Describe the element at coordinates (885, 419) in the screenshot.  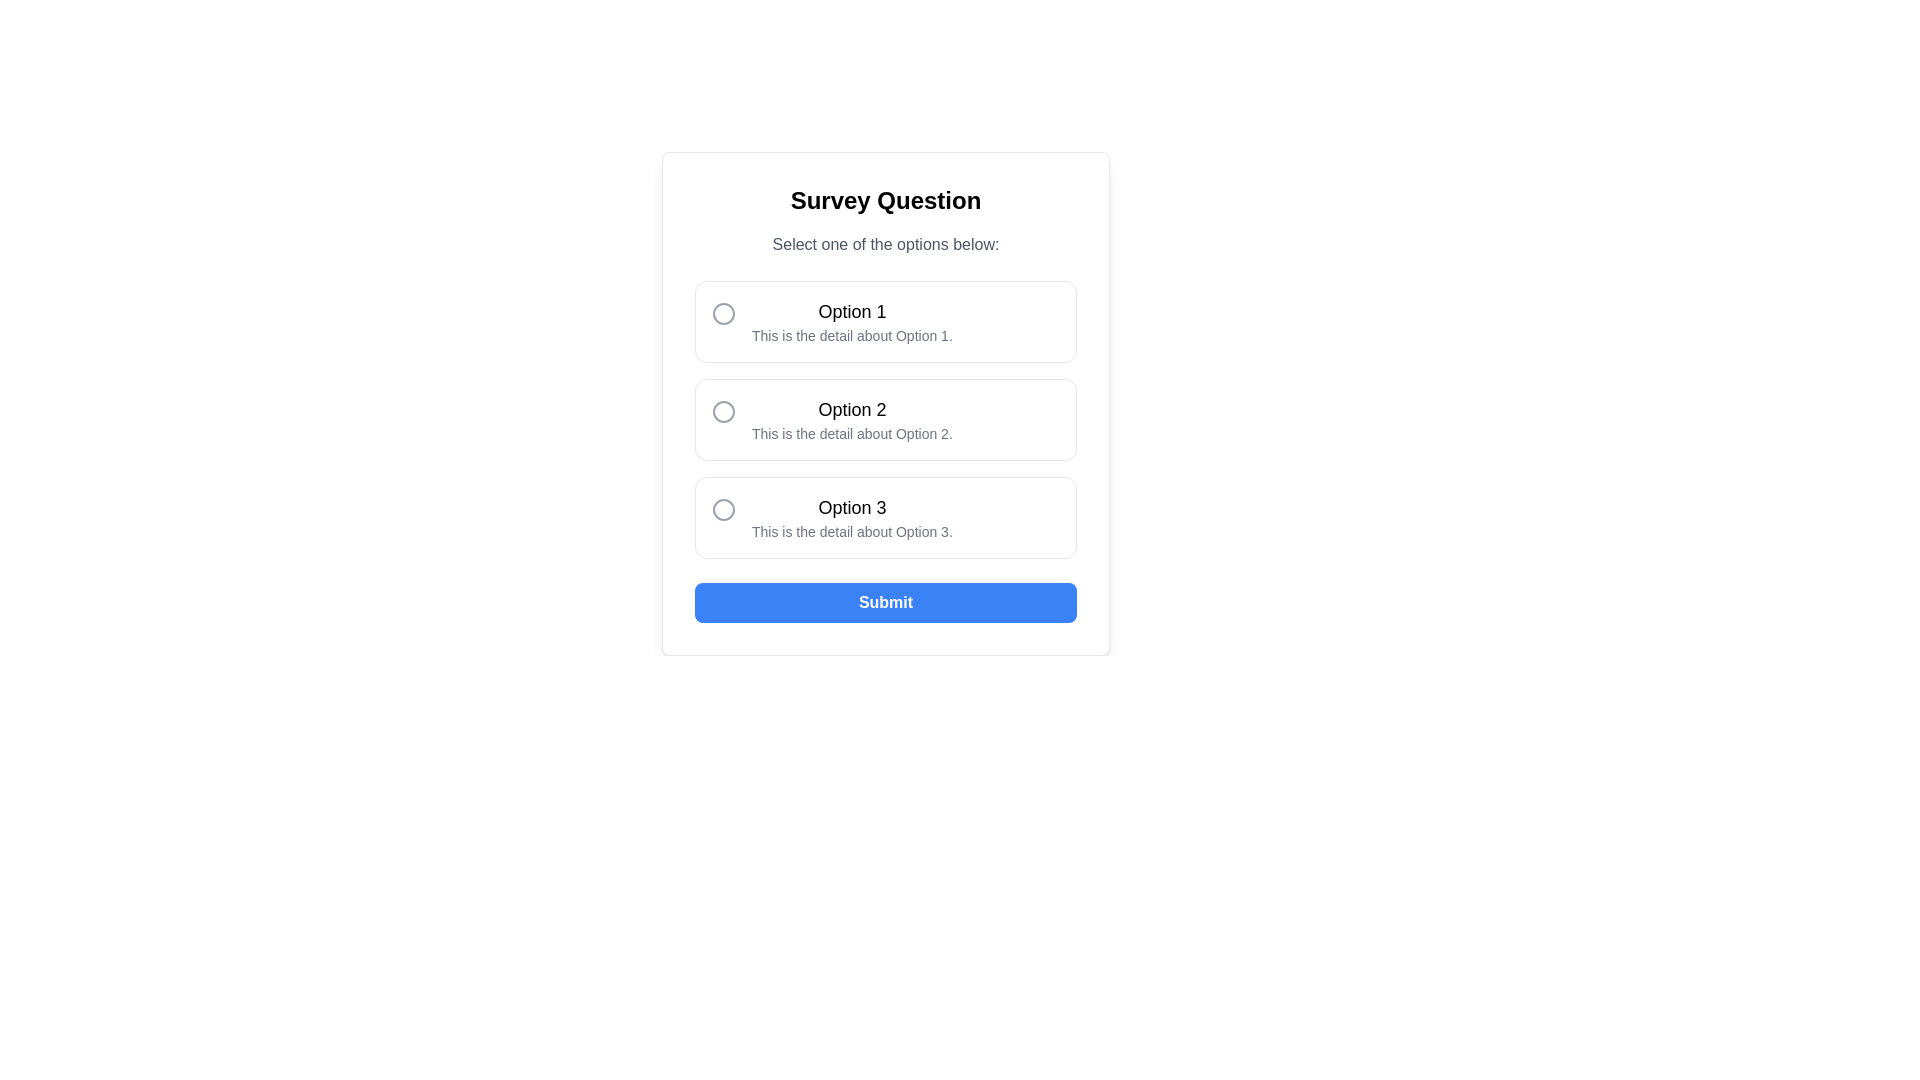
I see `the second selectable survey option in the vertical list` at that location.